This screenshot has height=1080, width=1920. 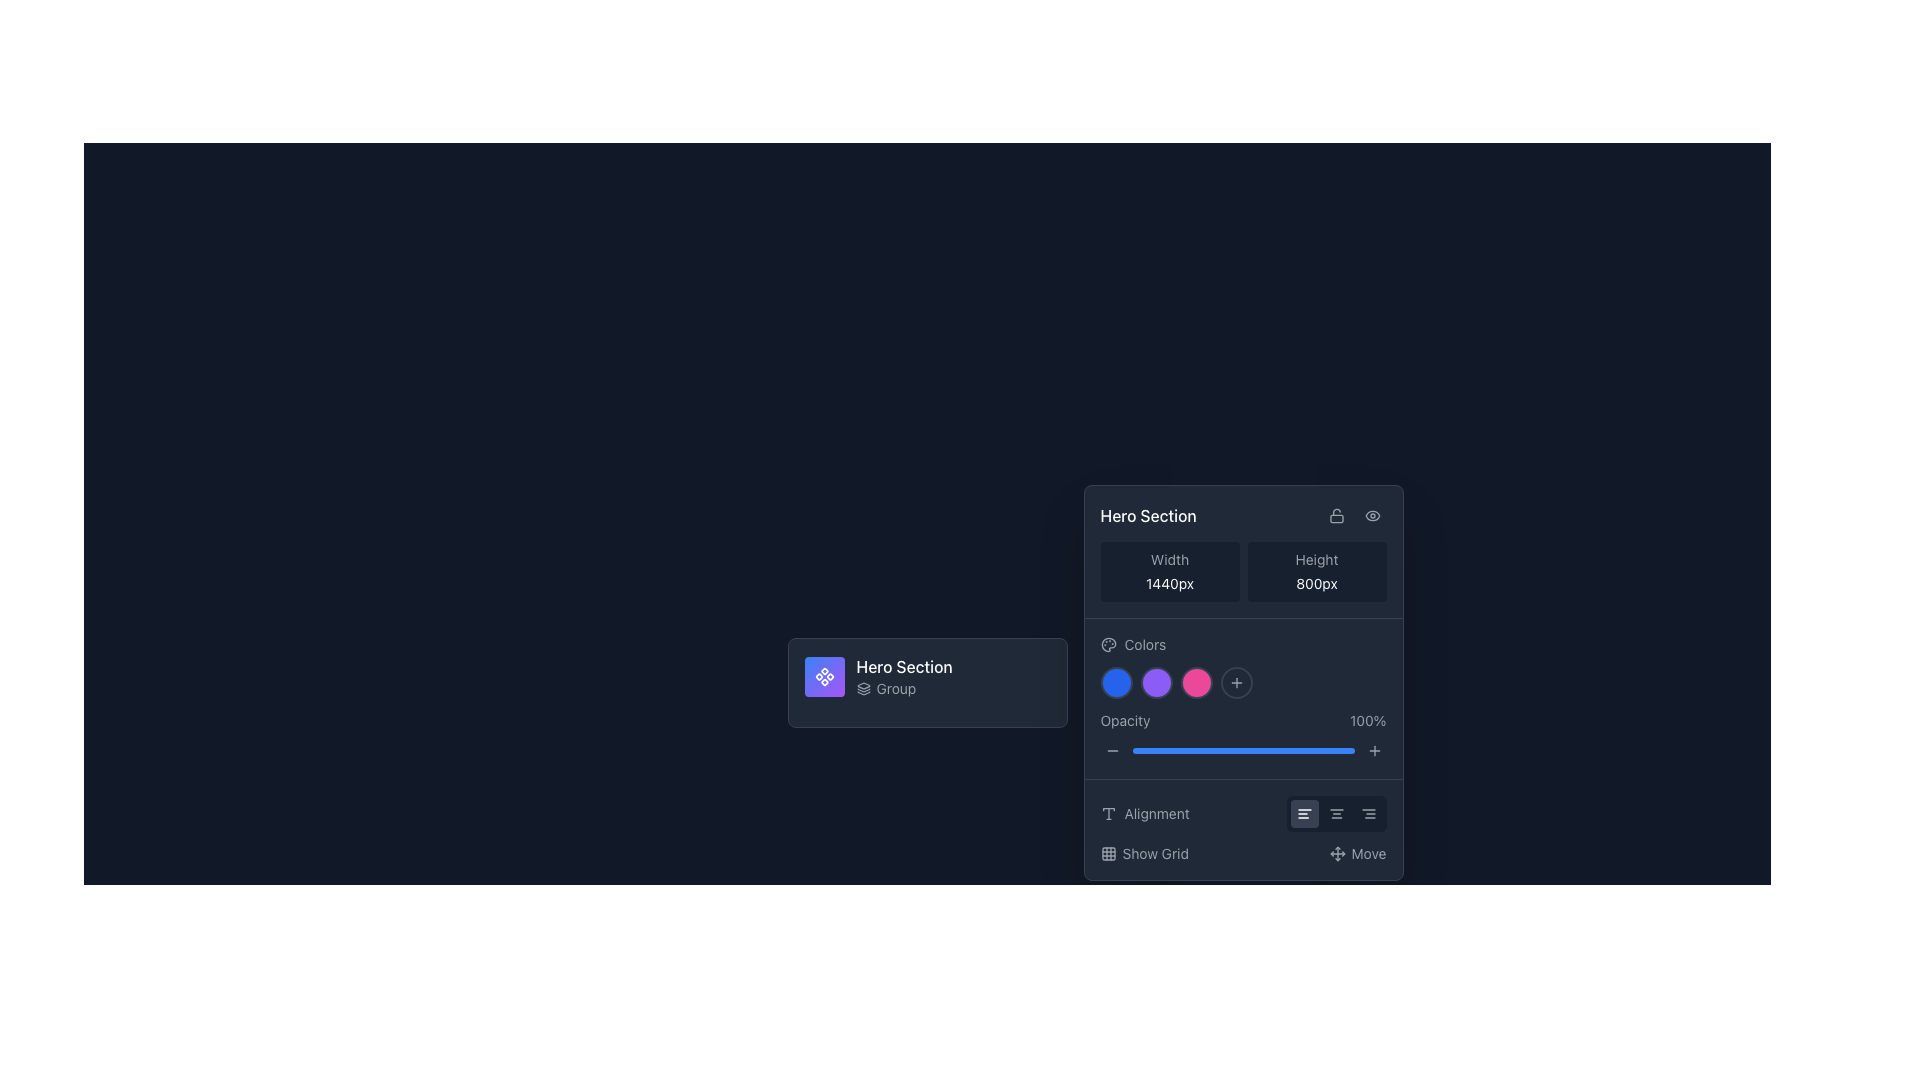 What do you see at coordinates (1145, 813) in the screenshot?
I see `the label element indicating the purpose of the alignment-related control, positioned below the 'Opacity' section in the settings interface` at bounding box center [1145, 813].